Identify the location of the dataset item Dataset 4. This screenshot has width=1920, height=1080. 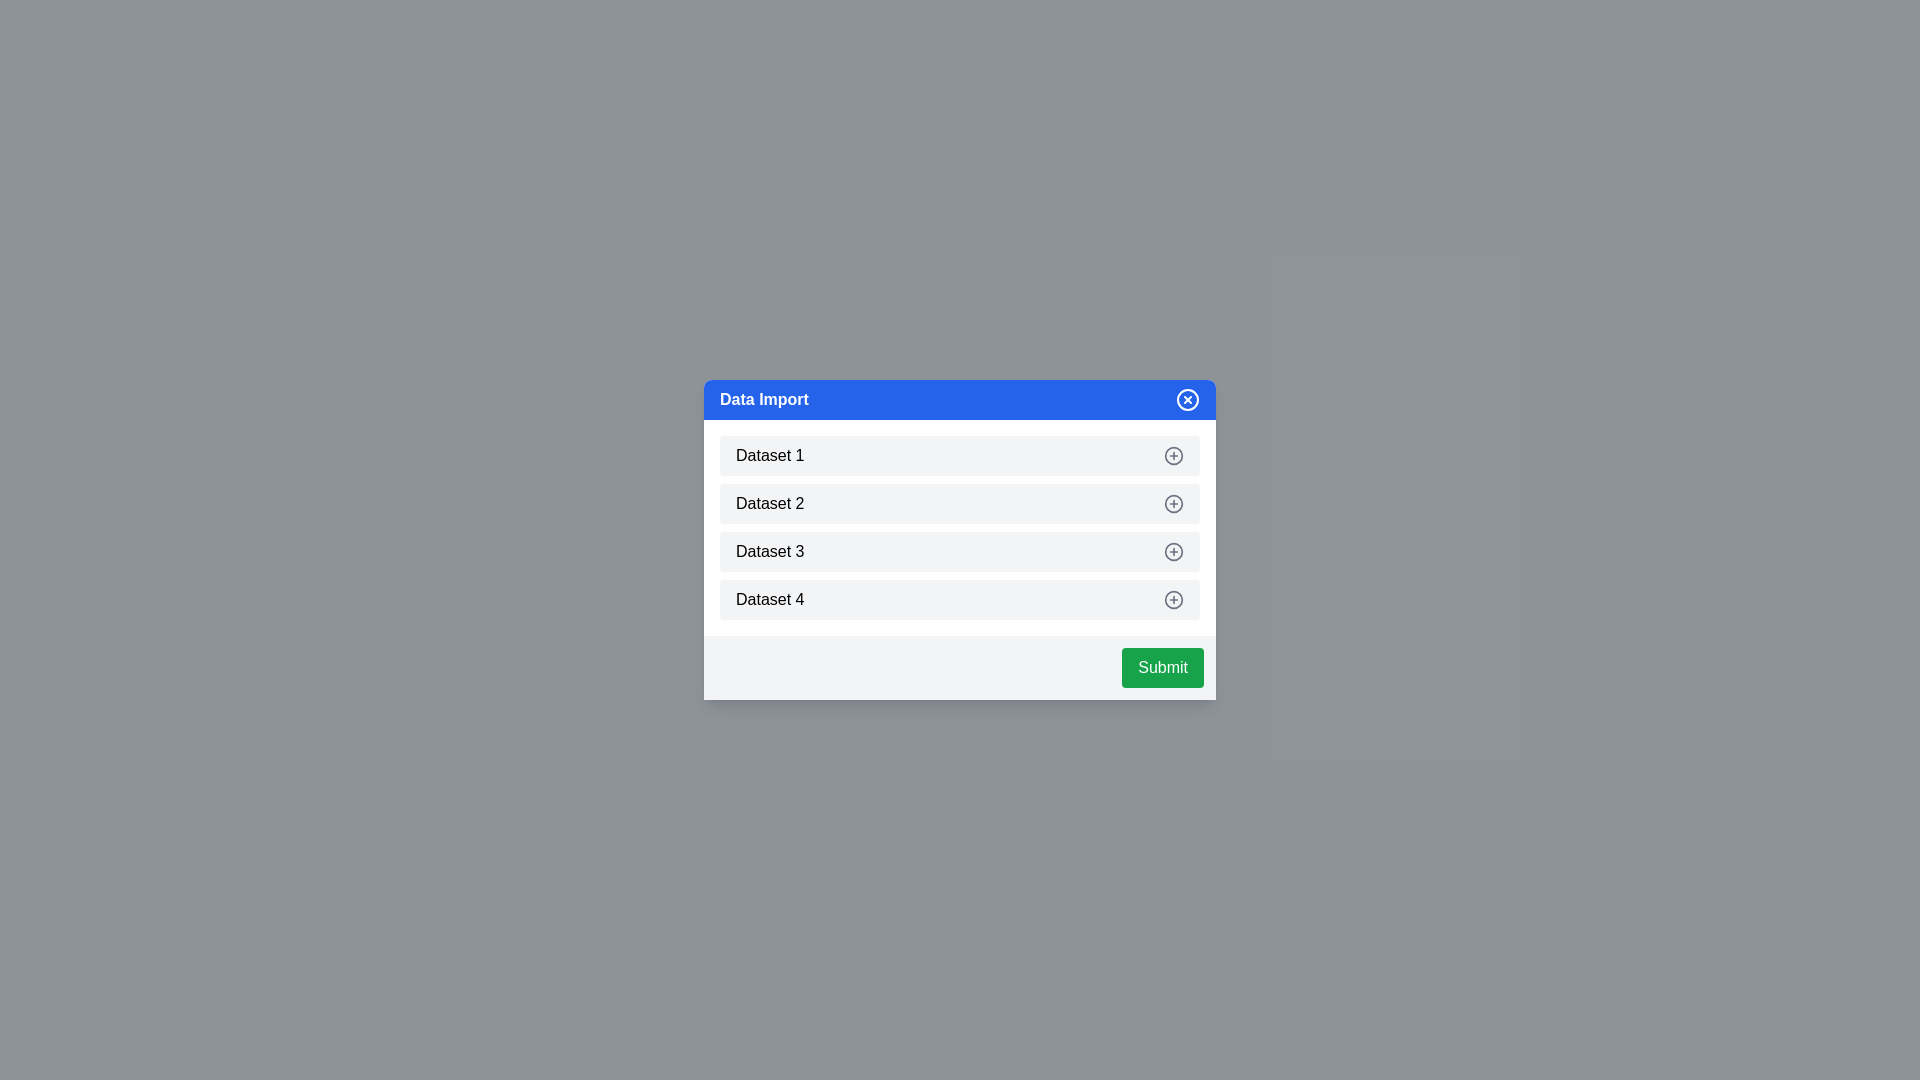
(1174, 599).